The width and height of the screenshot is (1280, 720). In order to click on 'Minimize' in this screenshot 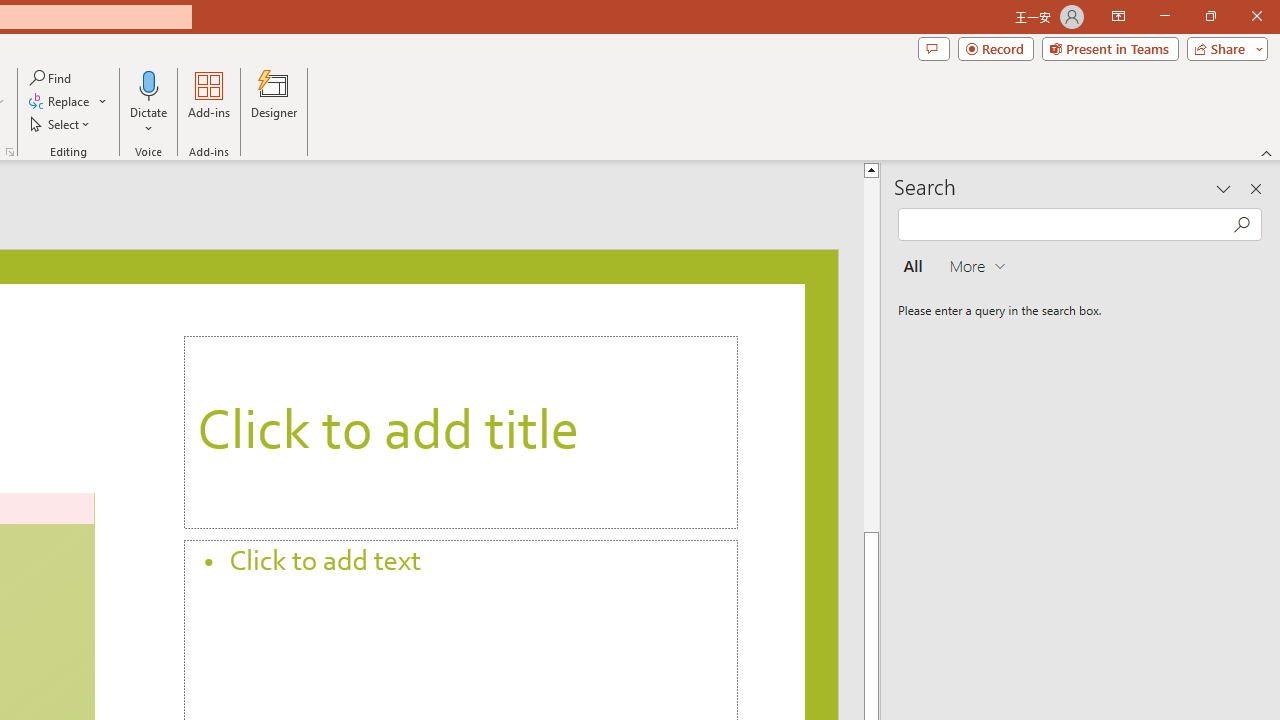, I will do `click(1164, 16)`.